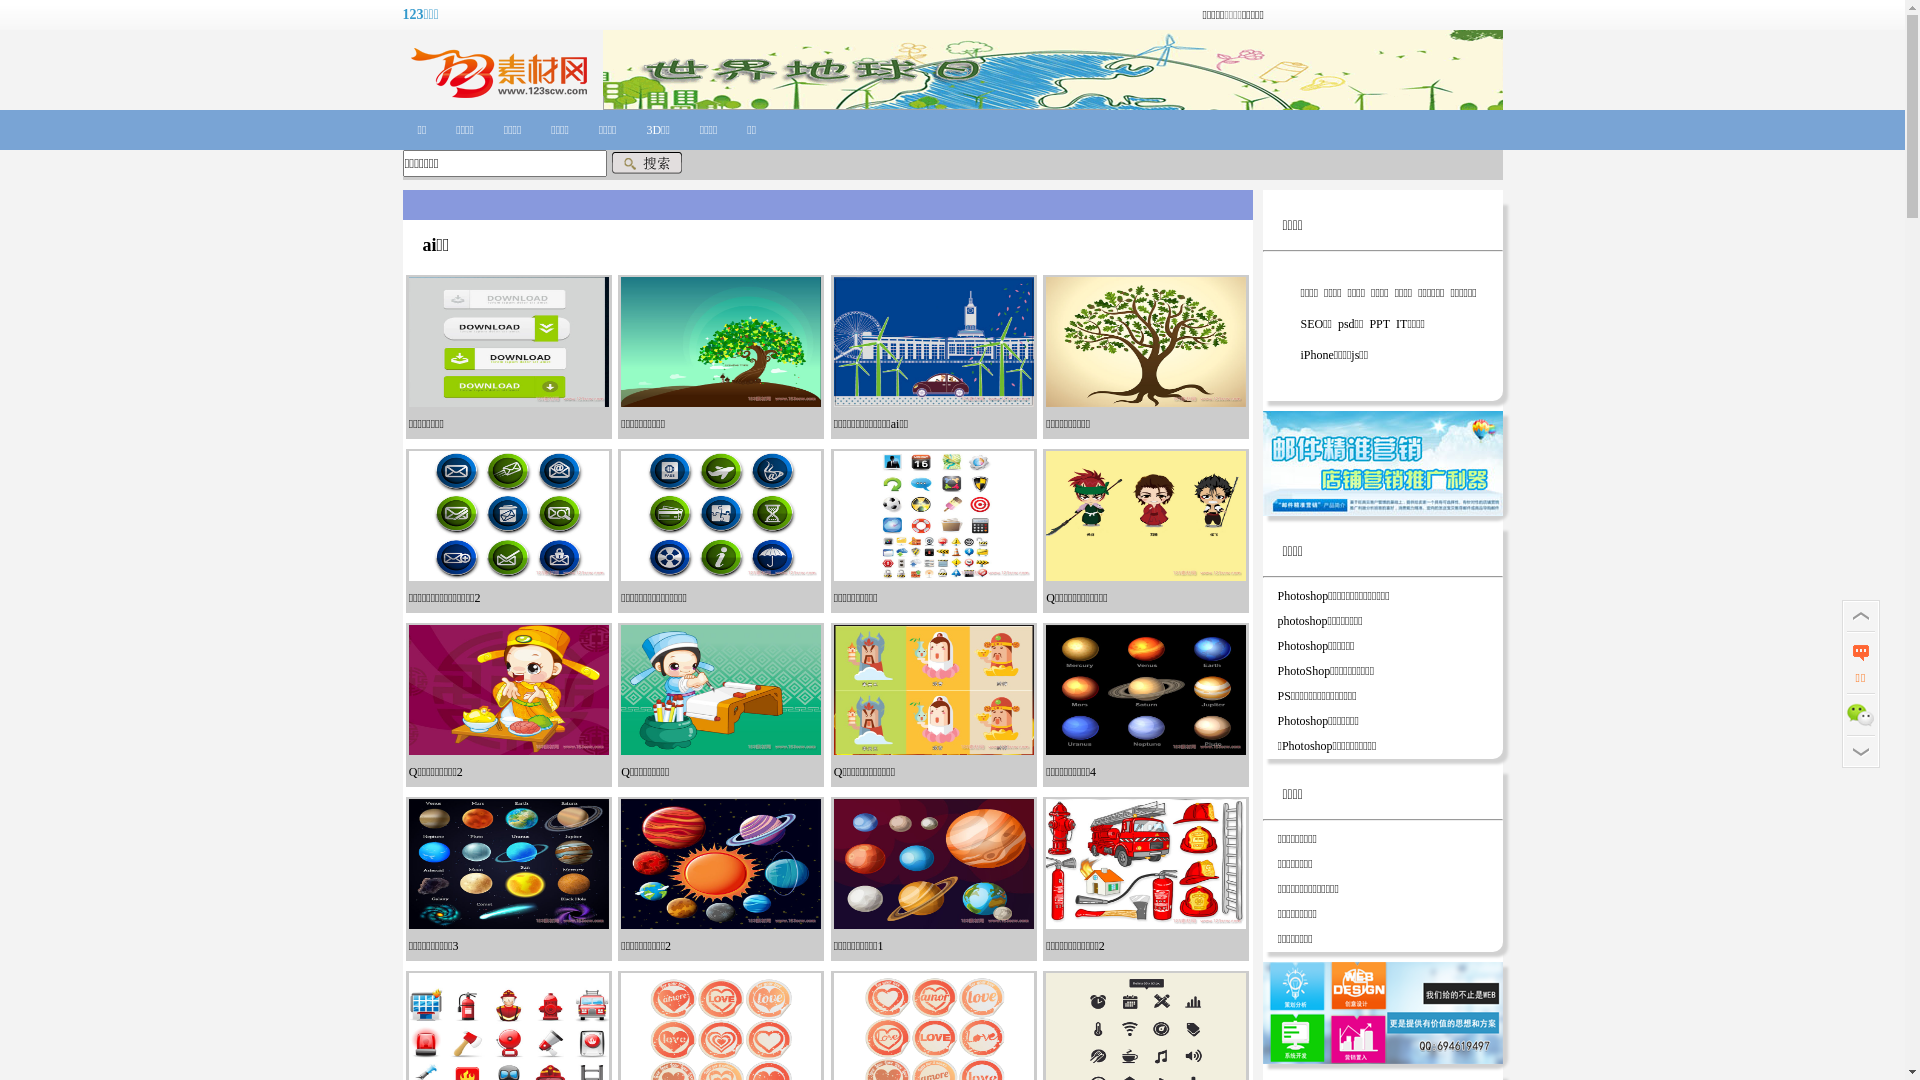  I want to click on 'PPT', so click(1378, 323).